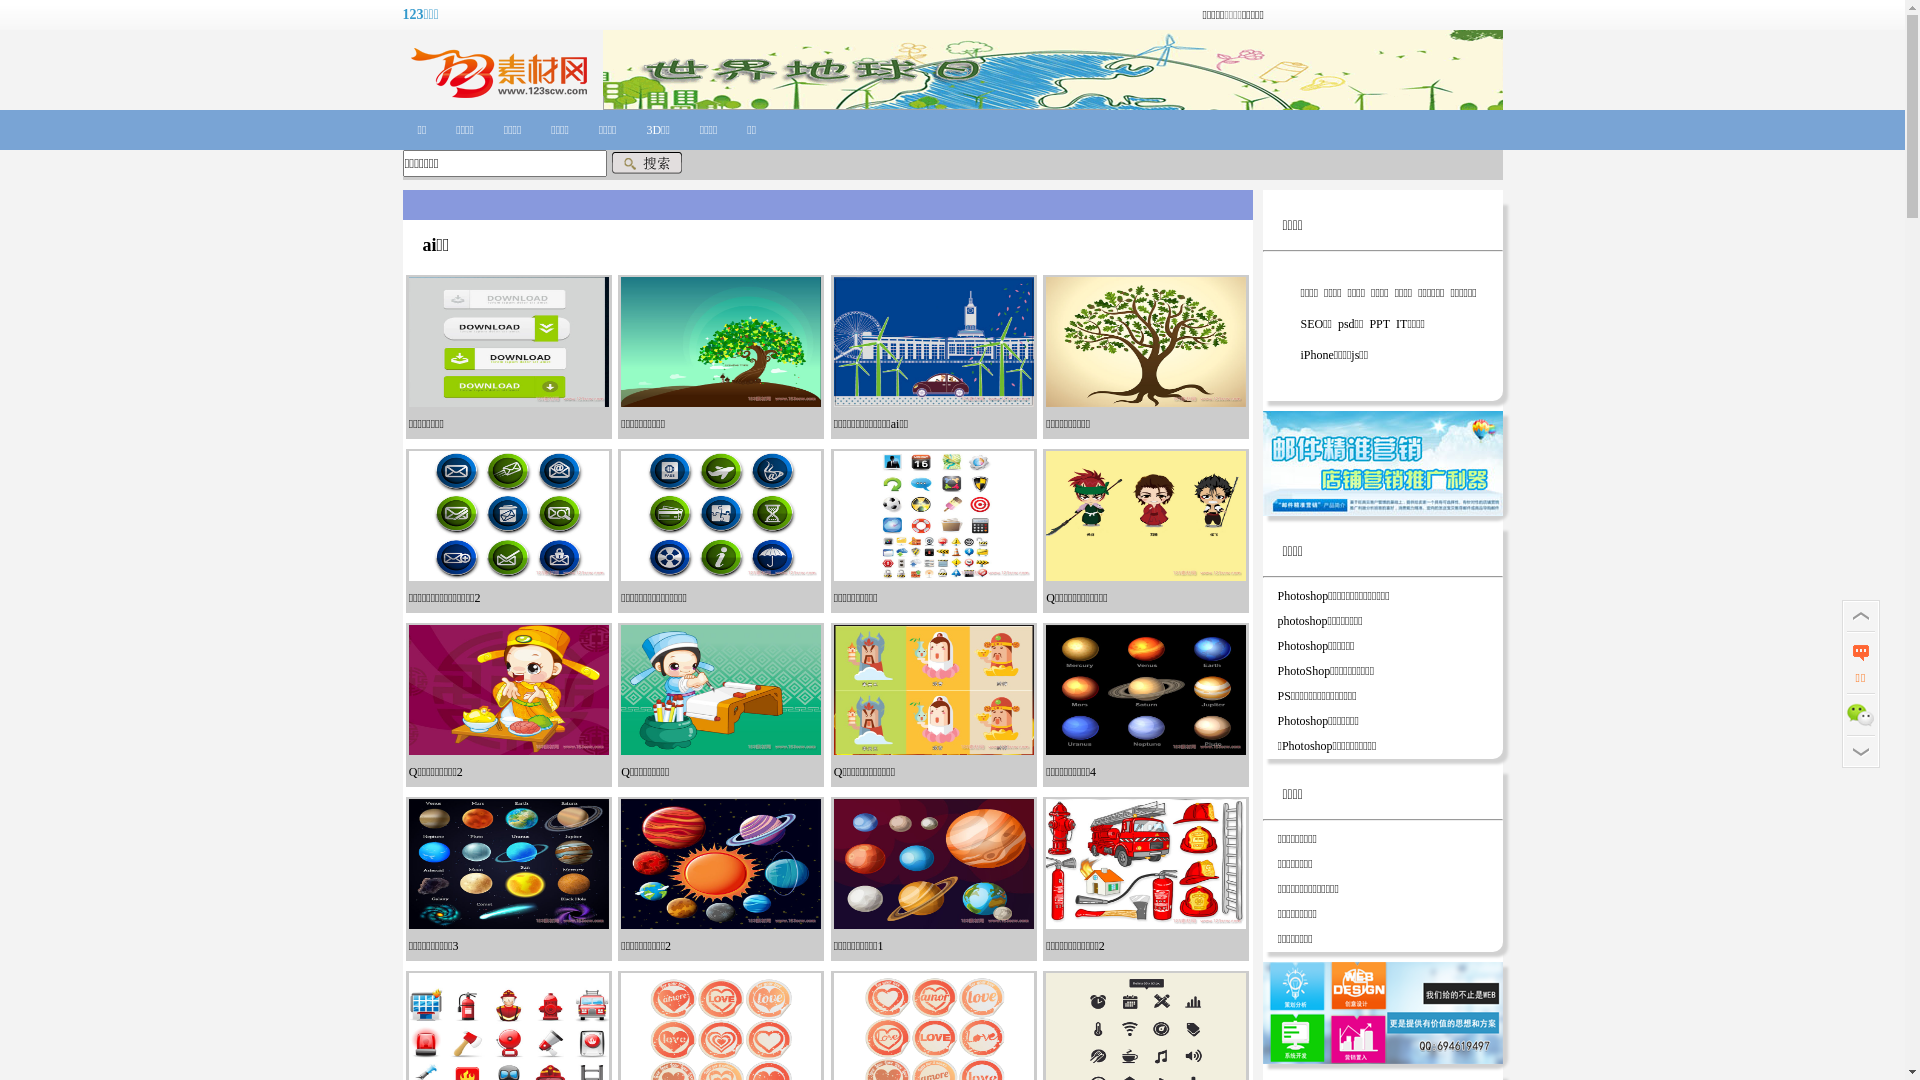  I want to click on 'PPT', so click(1378, 323).